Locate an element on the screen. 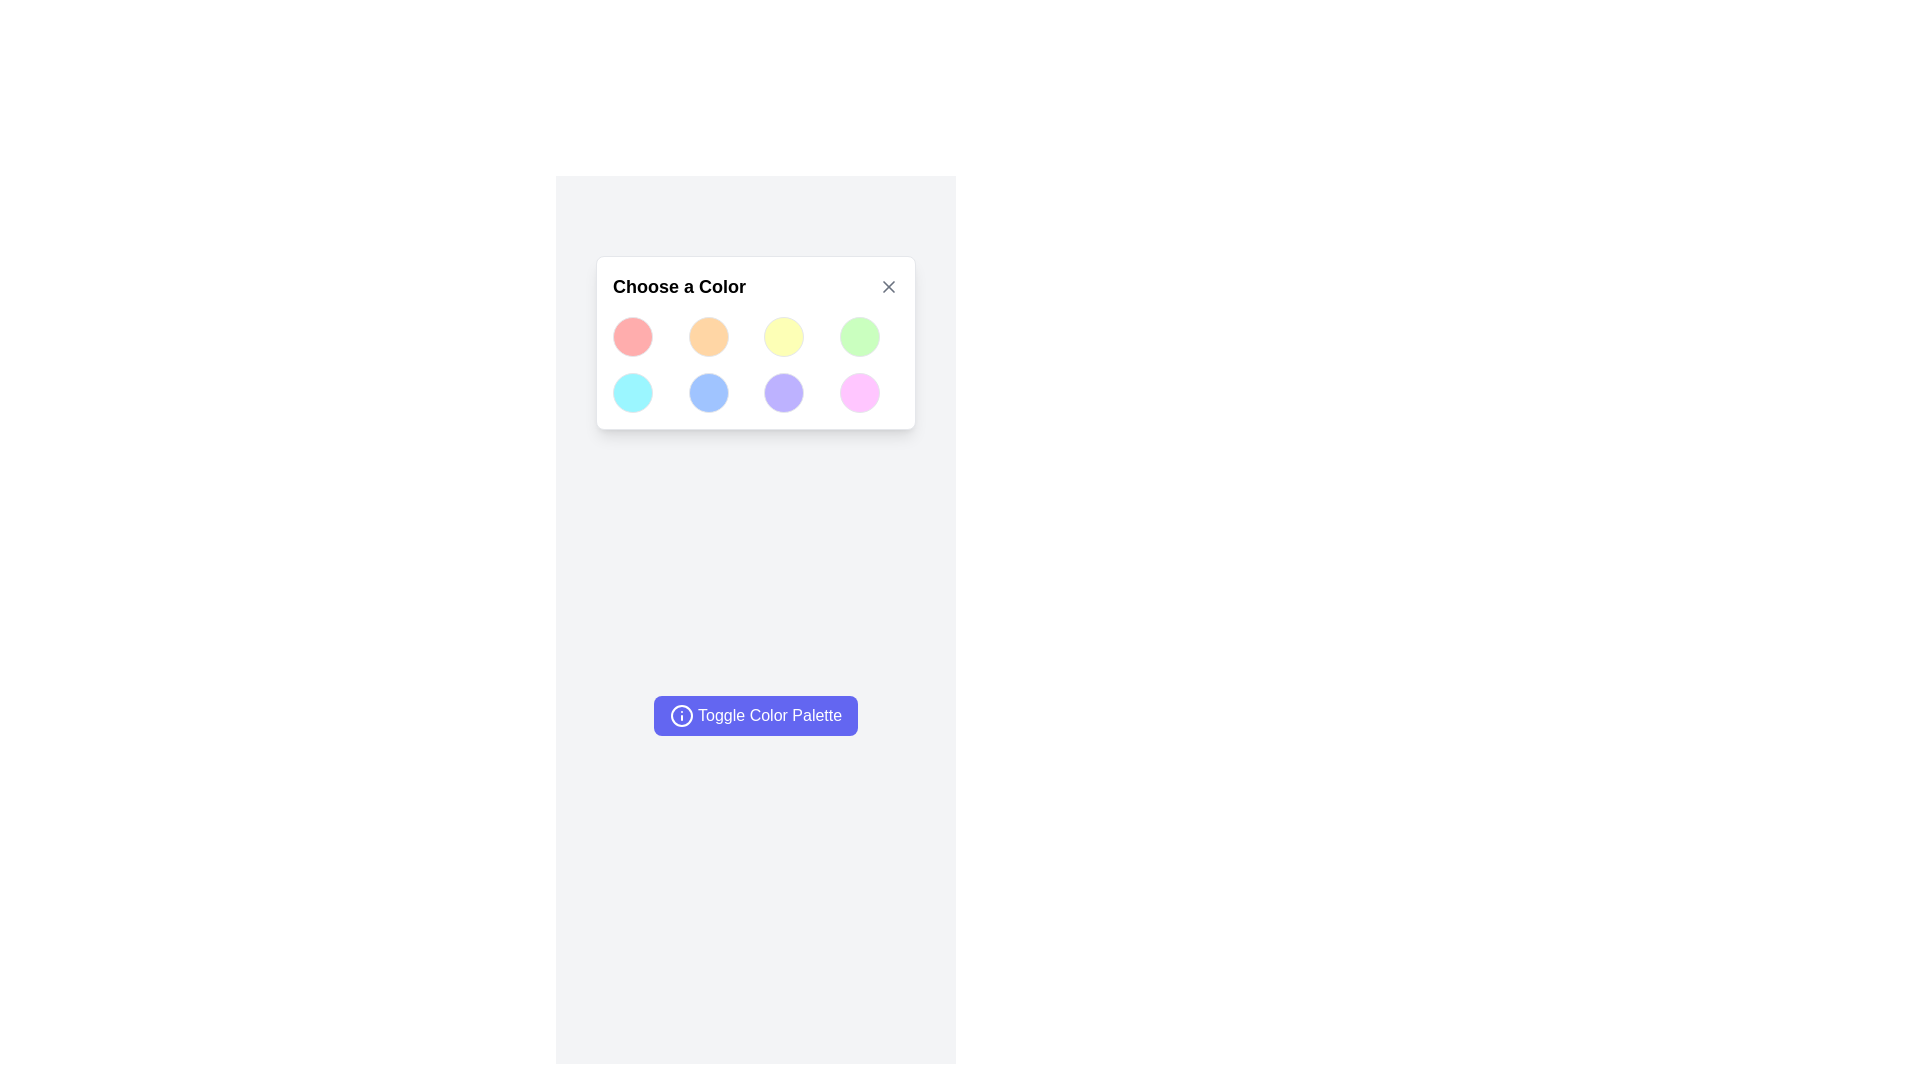  the informational icon located on the left side of the 'Toggle Color Palette' button is located at coordinates (681, 715).